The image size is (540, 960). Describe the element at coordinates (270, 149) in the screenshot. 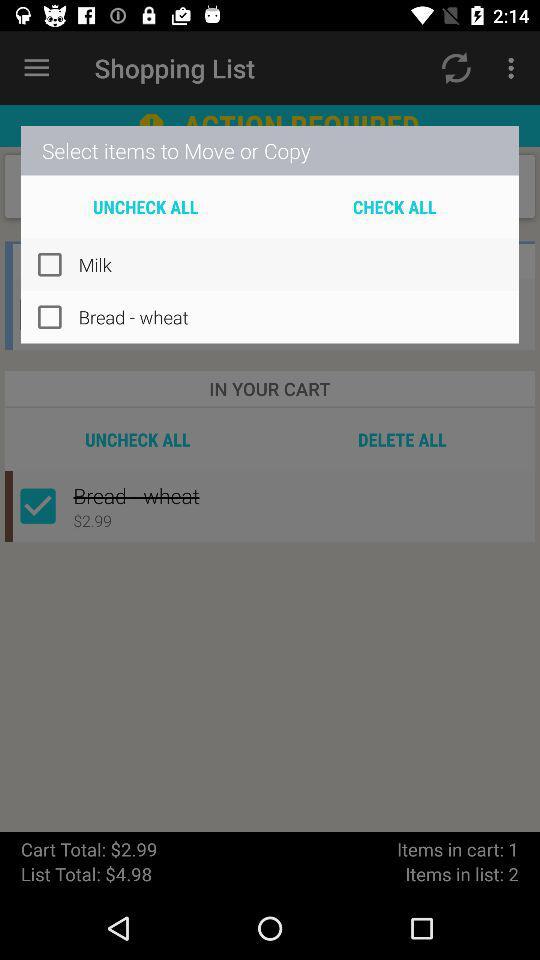

I see `select items to` at that location.